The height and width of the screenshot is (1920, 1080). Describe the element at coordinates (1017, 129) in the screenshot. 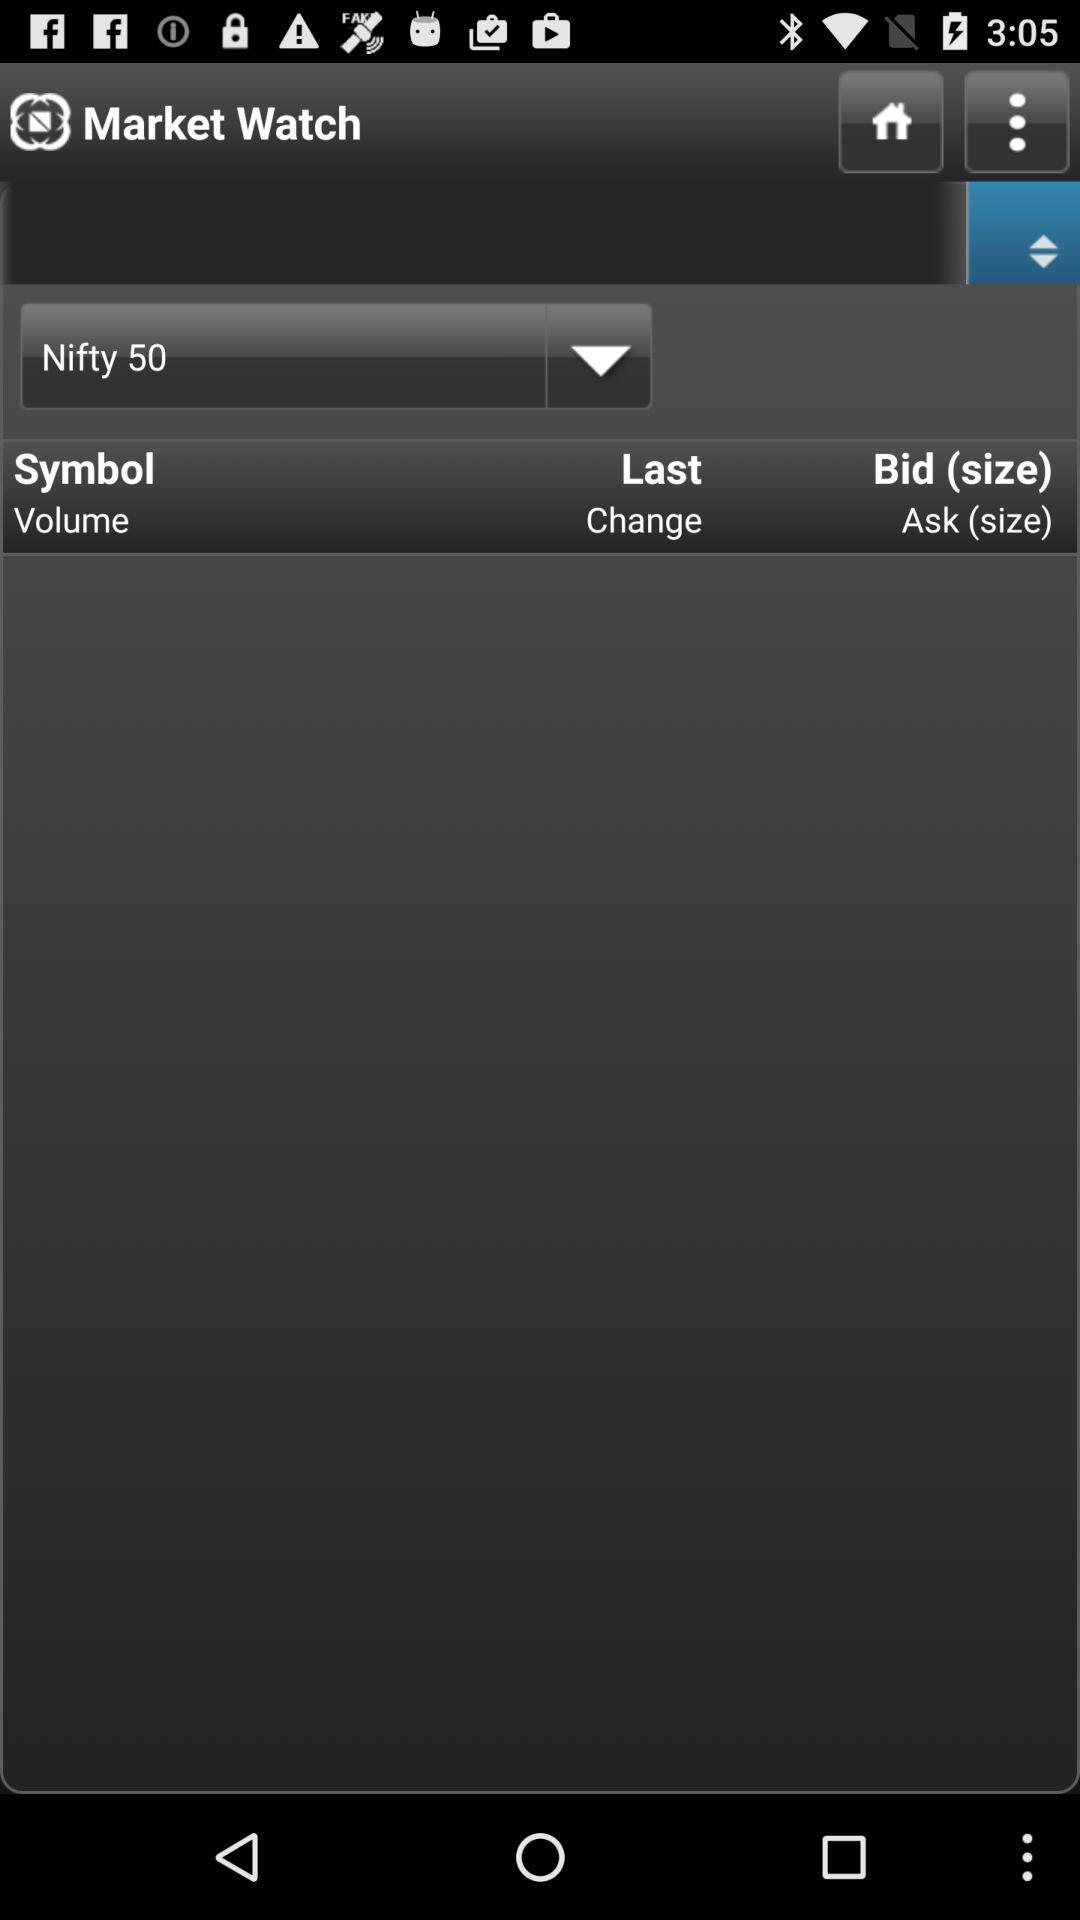

I see `the more icon` at that location.